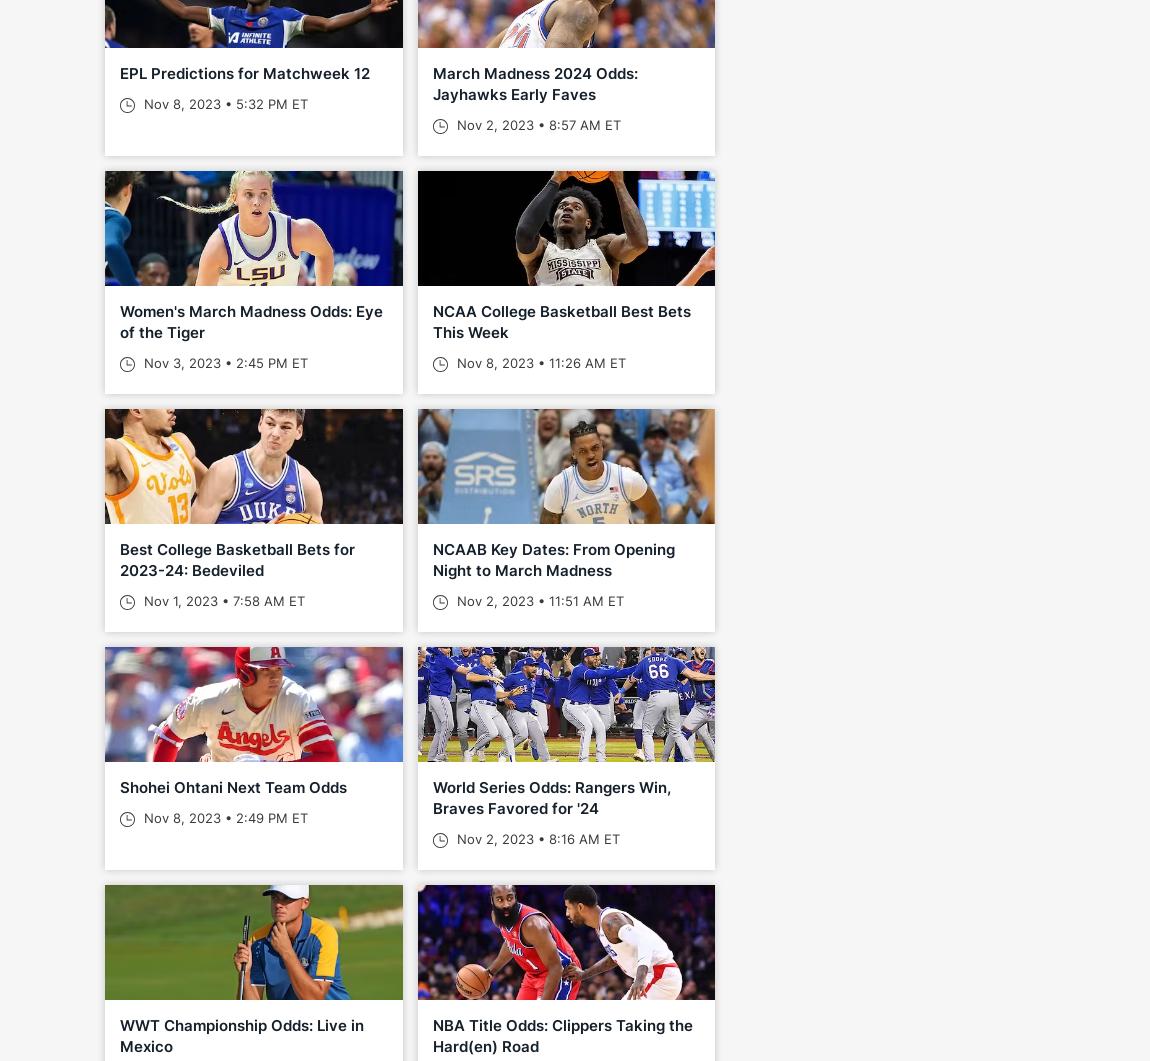 The width and height of the screenshot is (1150, 1061). Describe the element at coordinates (223, 103) in the screenshot. I see `'Nov 8, 2023 • 5:32 PM ET'` at that location.